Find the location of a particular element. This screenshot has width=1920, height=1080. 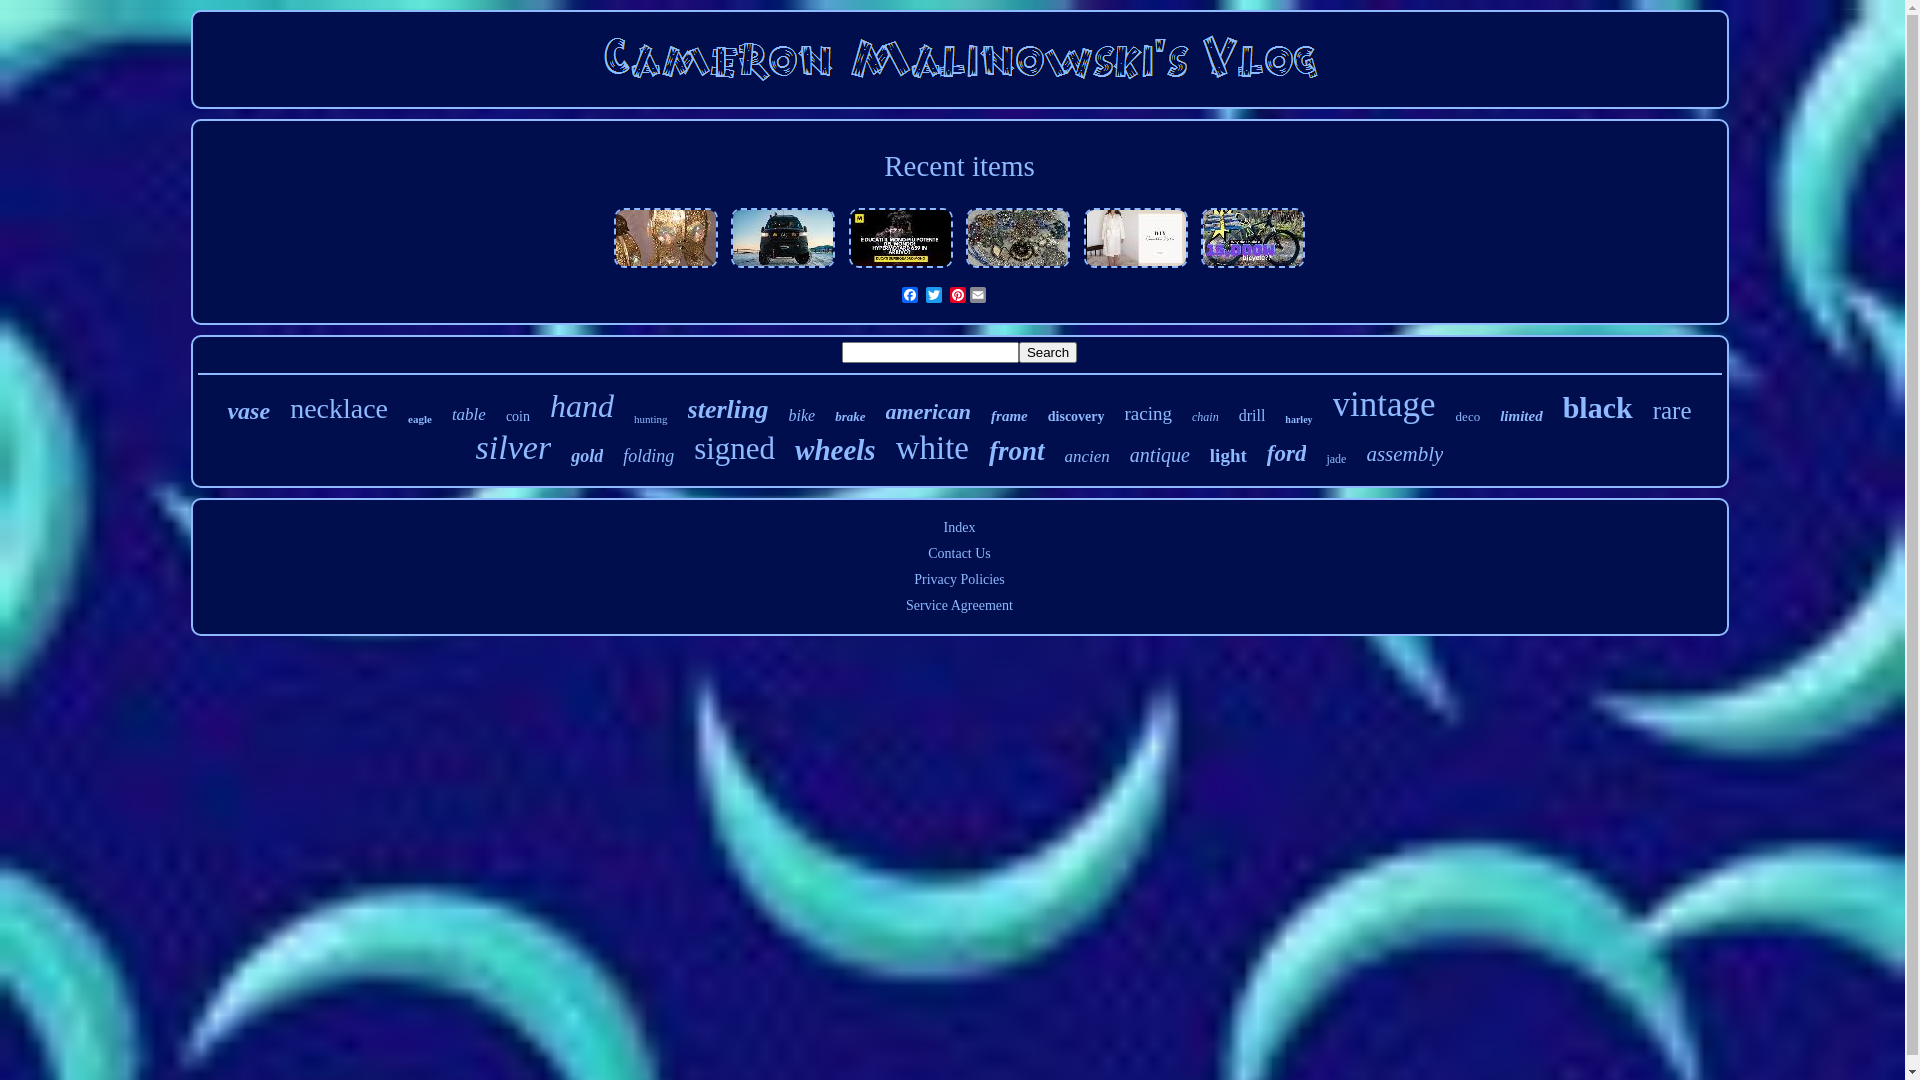

'sterling' is located at coordinates (687, 408).